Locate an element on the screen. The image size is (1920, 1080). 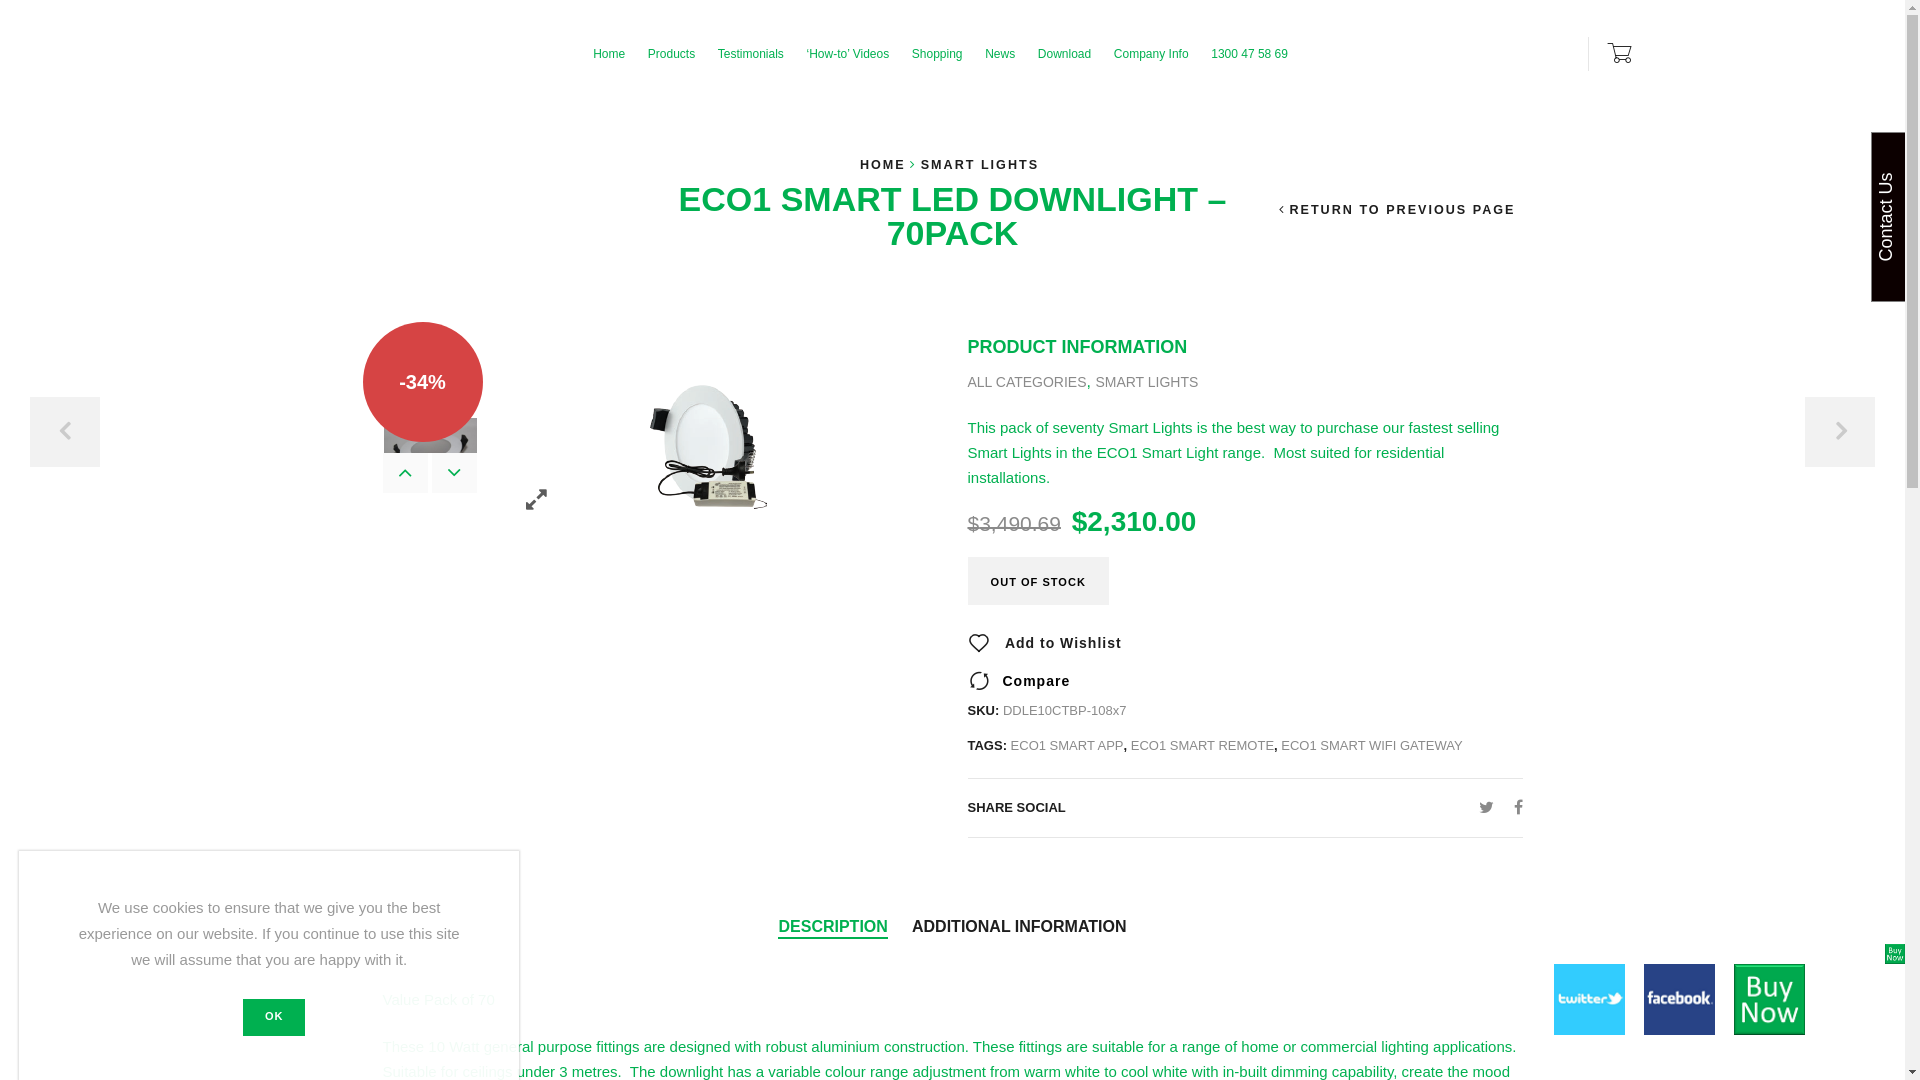
'SMART LIGHTS' is located at coordinates (1146, 381).